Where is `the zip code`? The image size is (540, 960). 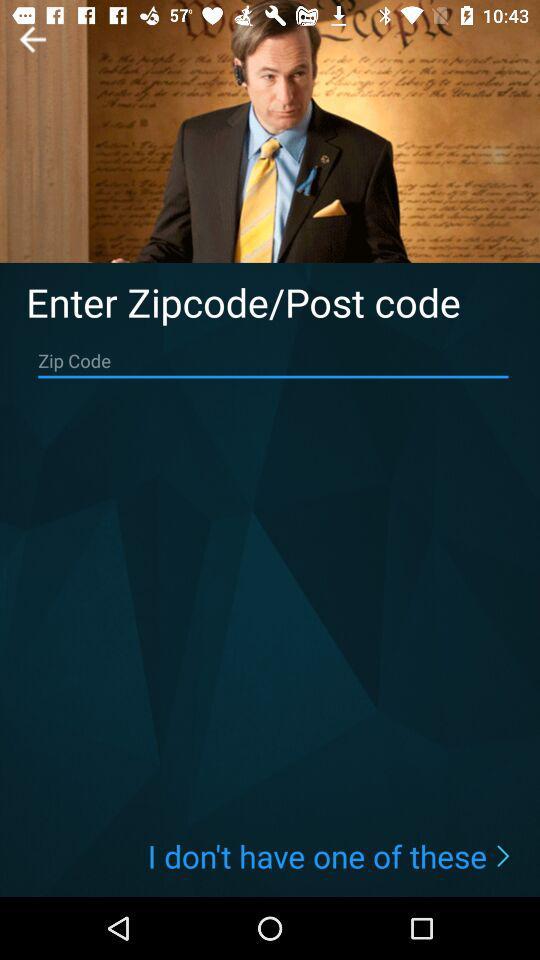 the zip code is located at coordinates (272, 360).